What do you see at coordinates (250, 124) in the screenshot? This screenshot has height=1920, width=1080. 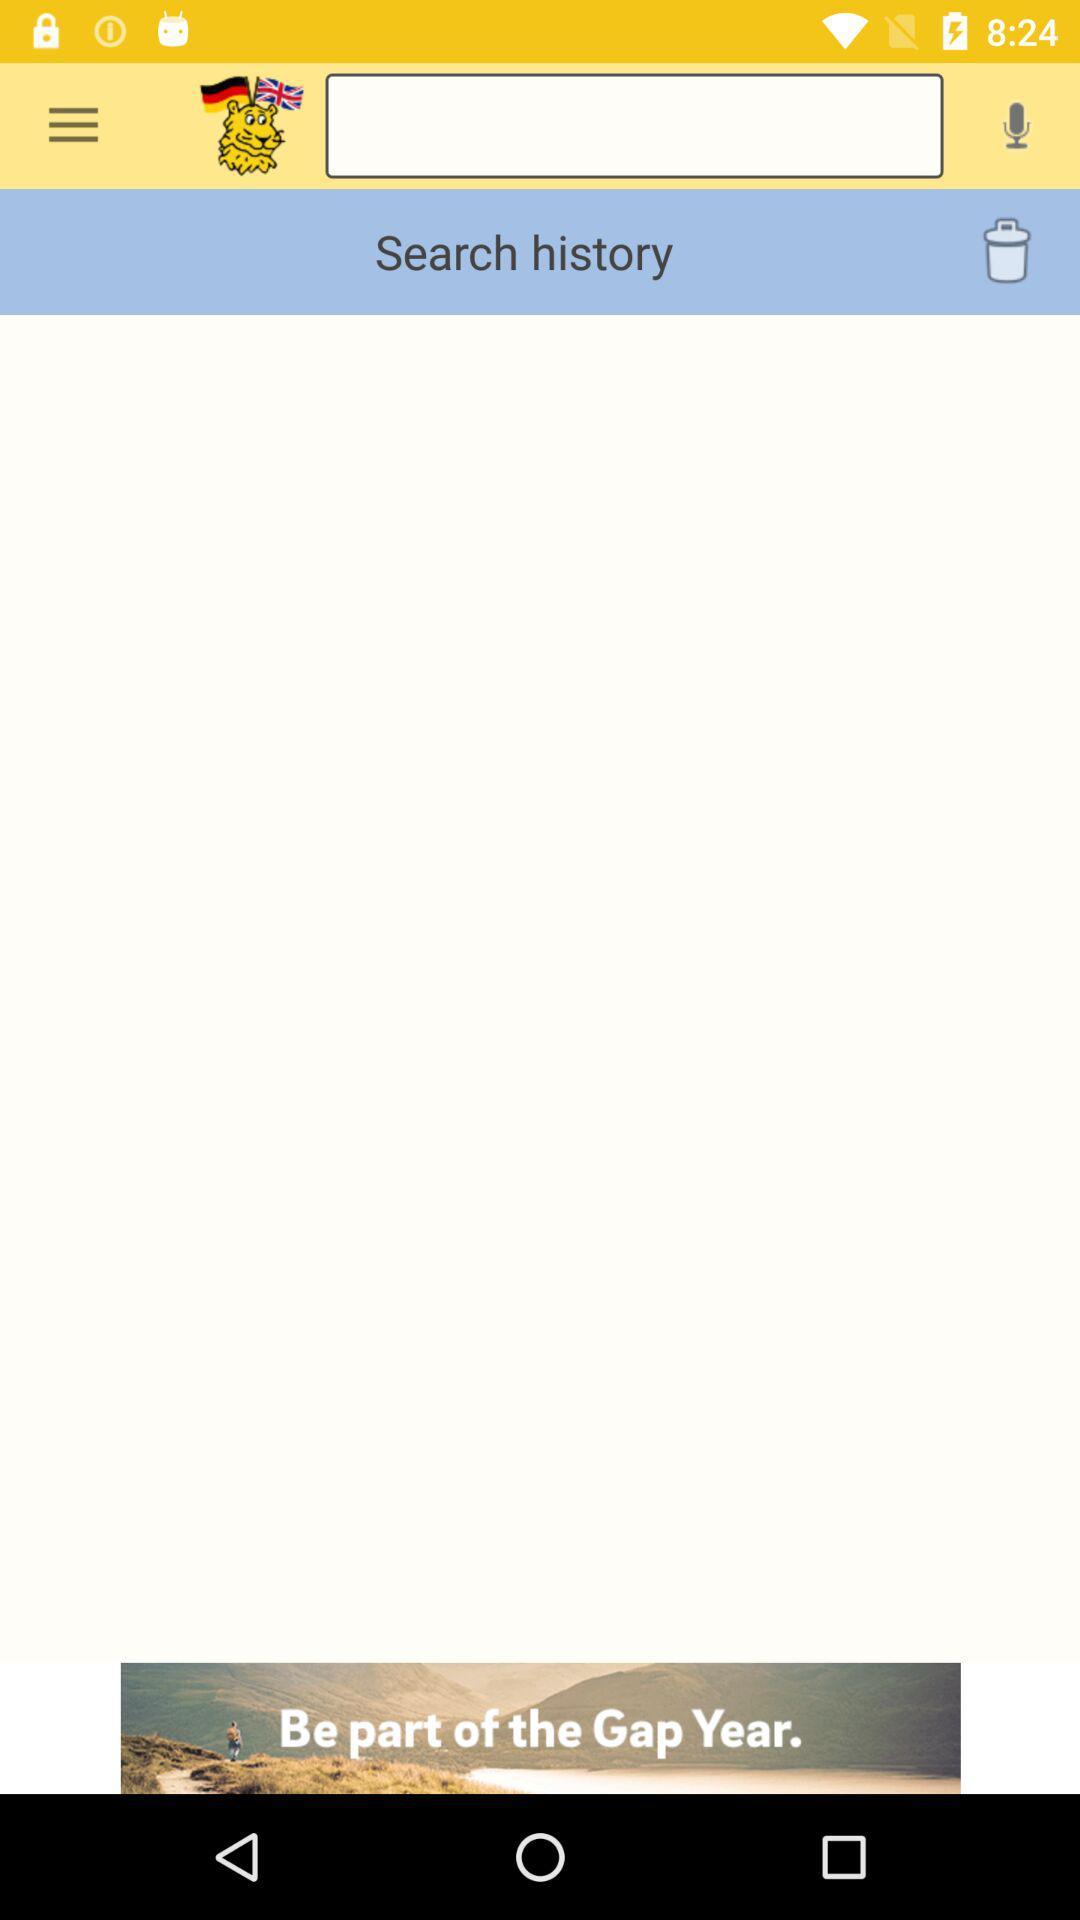 I see `this icon` at bounding box center [250, 124].